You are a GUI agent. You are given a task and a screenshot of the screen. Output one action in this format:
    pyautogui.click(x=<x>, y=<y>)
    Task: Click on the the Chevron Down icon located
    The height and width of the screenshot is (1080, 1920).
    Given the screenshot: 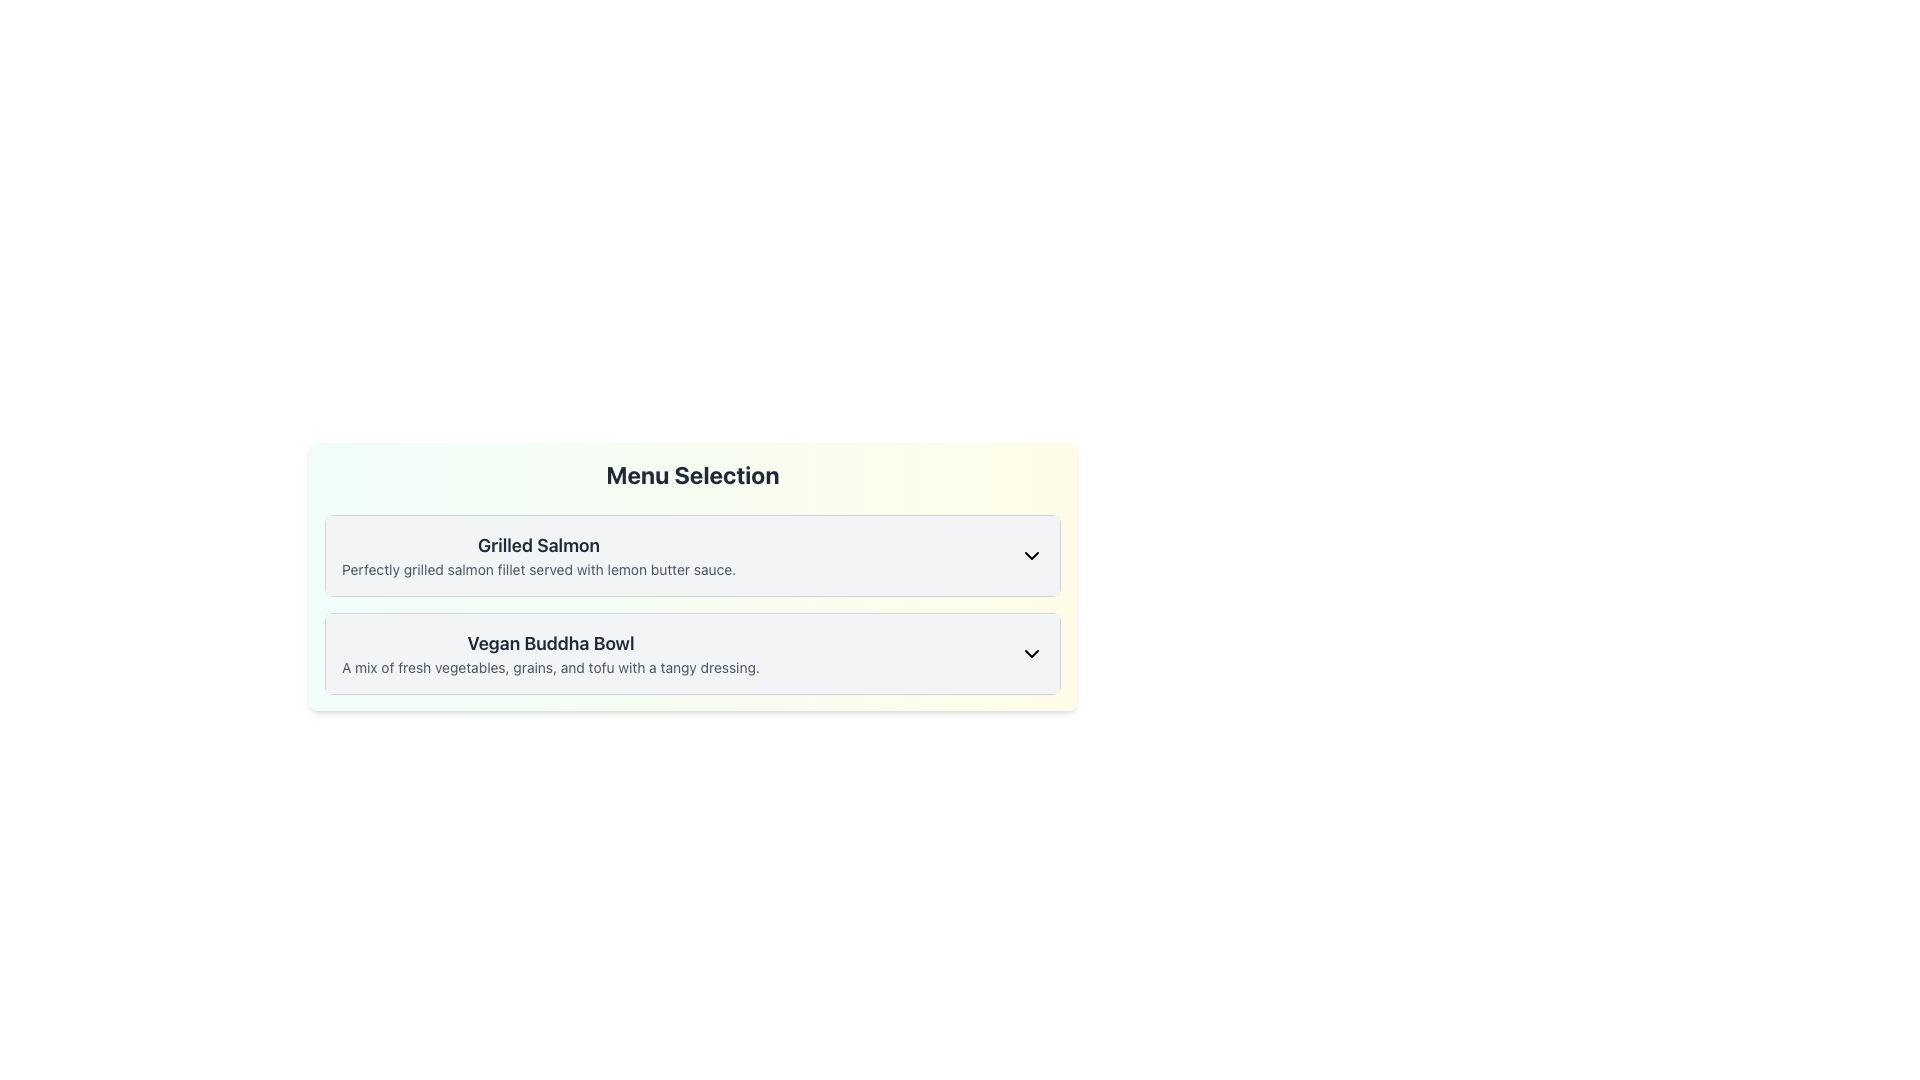 What is the action you would take?
    pyautogui.click(x=1032, y=654)
    